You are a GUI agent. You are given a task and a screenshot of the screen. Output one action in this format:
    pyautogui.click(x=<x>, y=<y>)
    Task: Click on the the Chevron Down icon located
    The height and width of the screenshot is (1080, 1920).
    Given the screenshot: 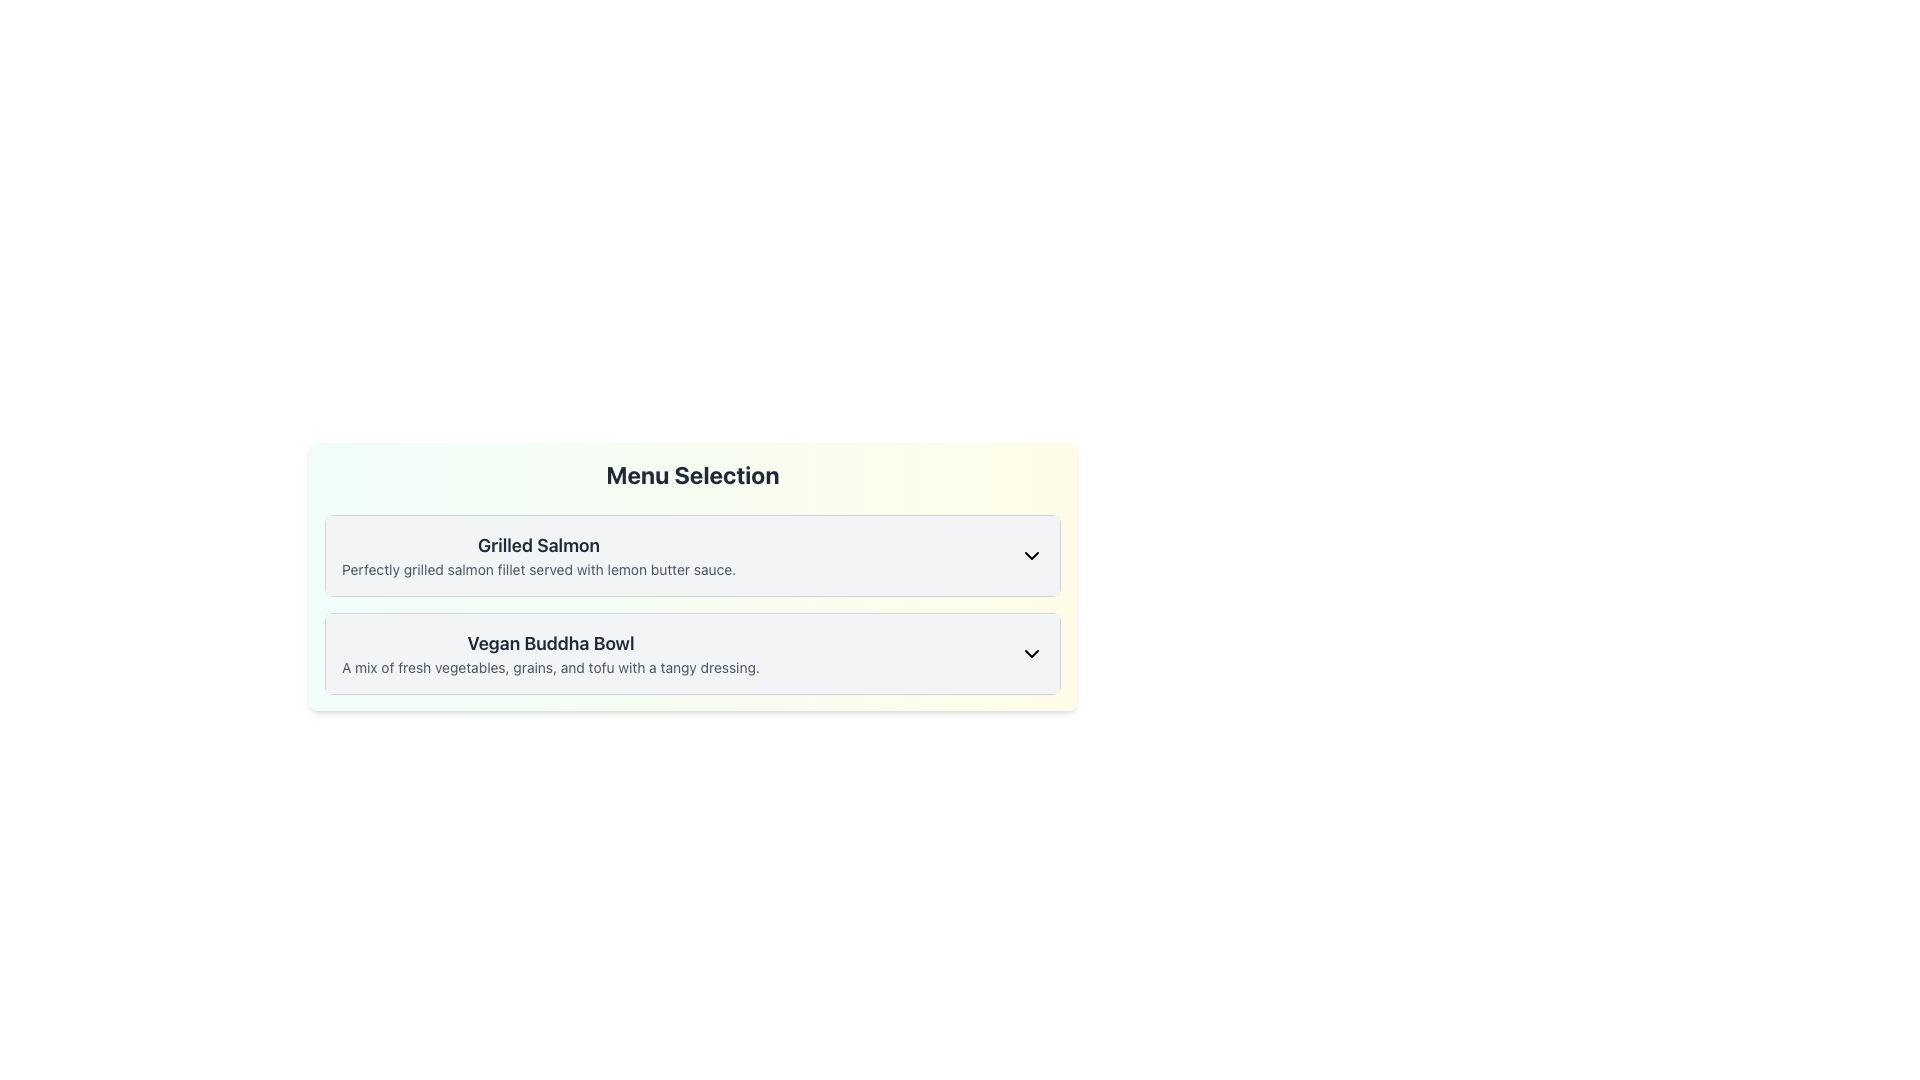 What is the action you would take?
    pyautogui.click(x=1032, y=654)
    